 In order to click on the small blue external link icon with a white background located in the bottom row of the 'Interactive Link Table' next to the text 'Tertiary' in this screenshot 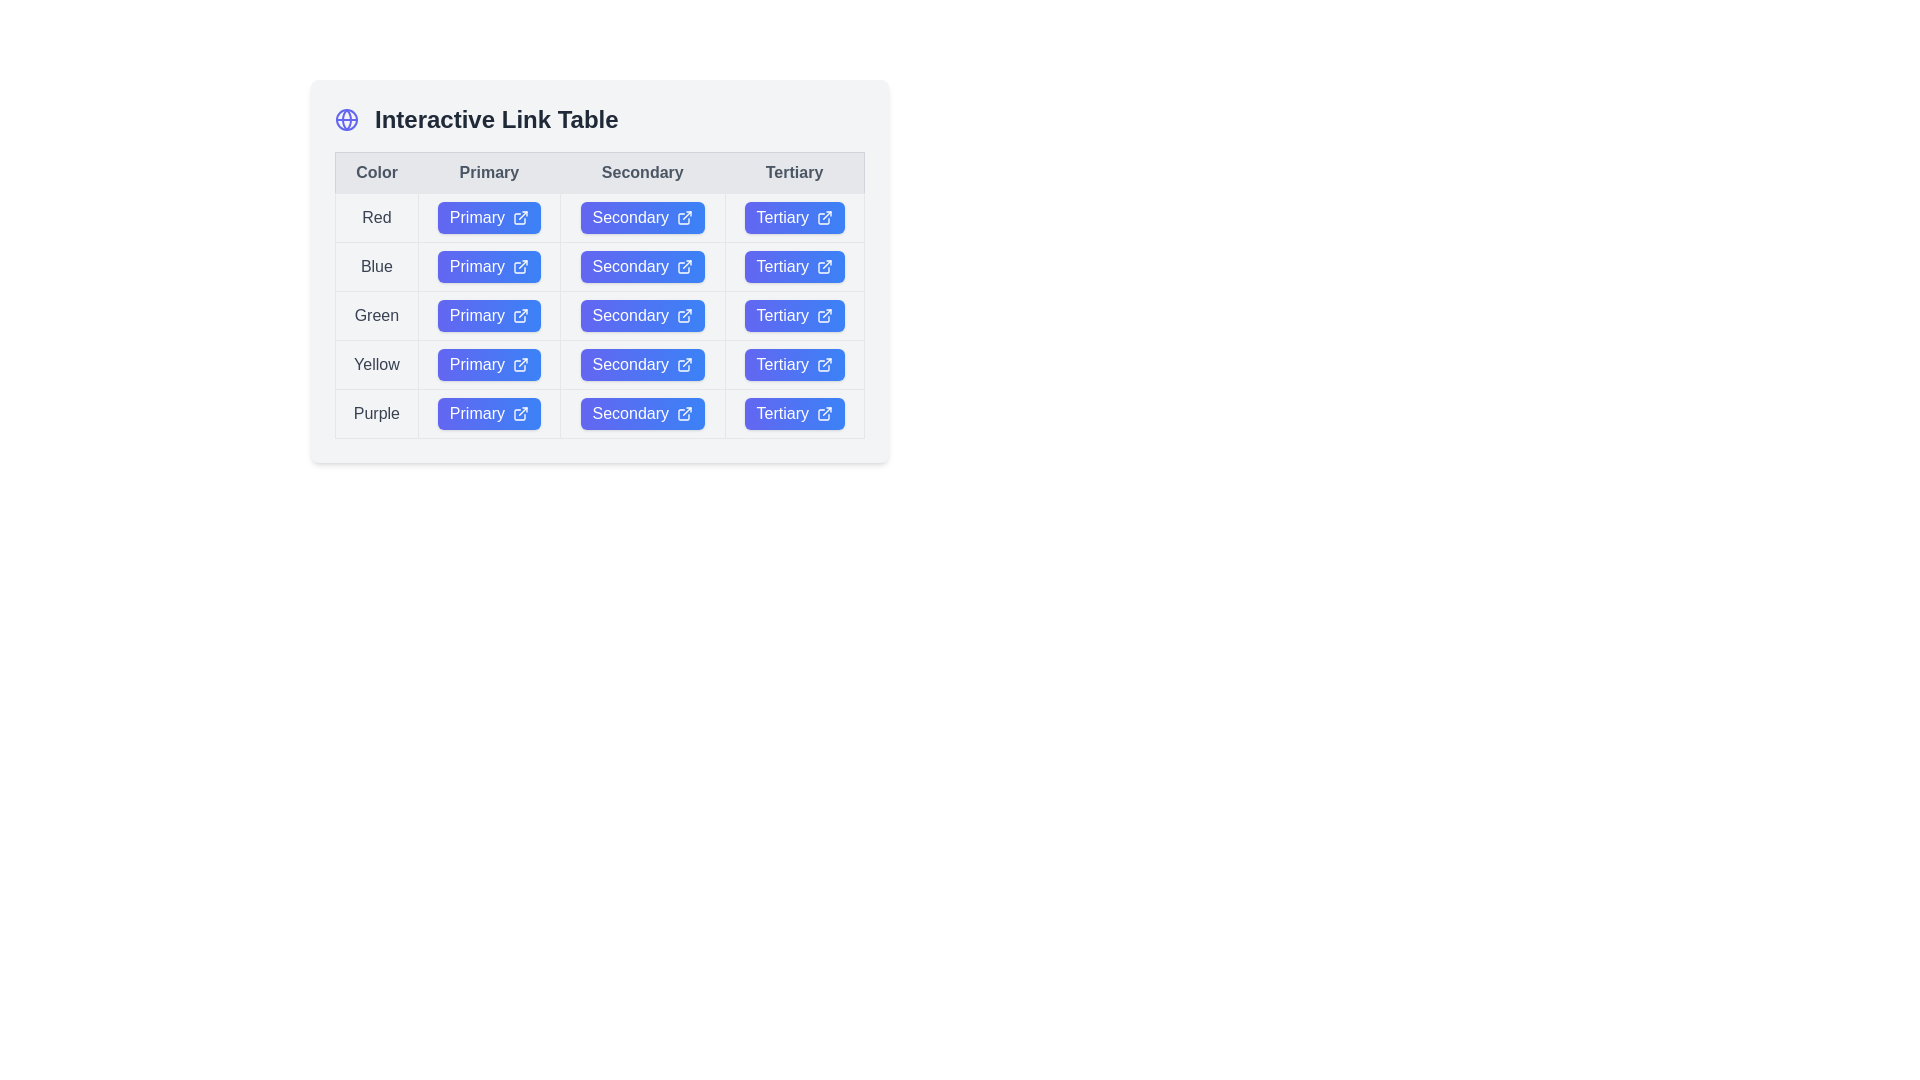, I will do `click(825, 412)`.